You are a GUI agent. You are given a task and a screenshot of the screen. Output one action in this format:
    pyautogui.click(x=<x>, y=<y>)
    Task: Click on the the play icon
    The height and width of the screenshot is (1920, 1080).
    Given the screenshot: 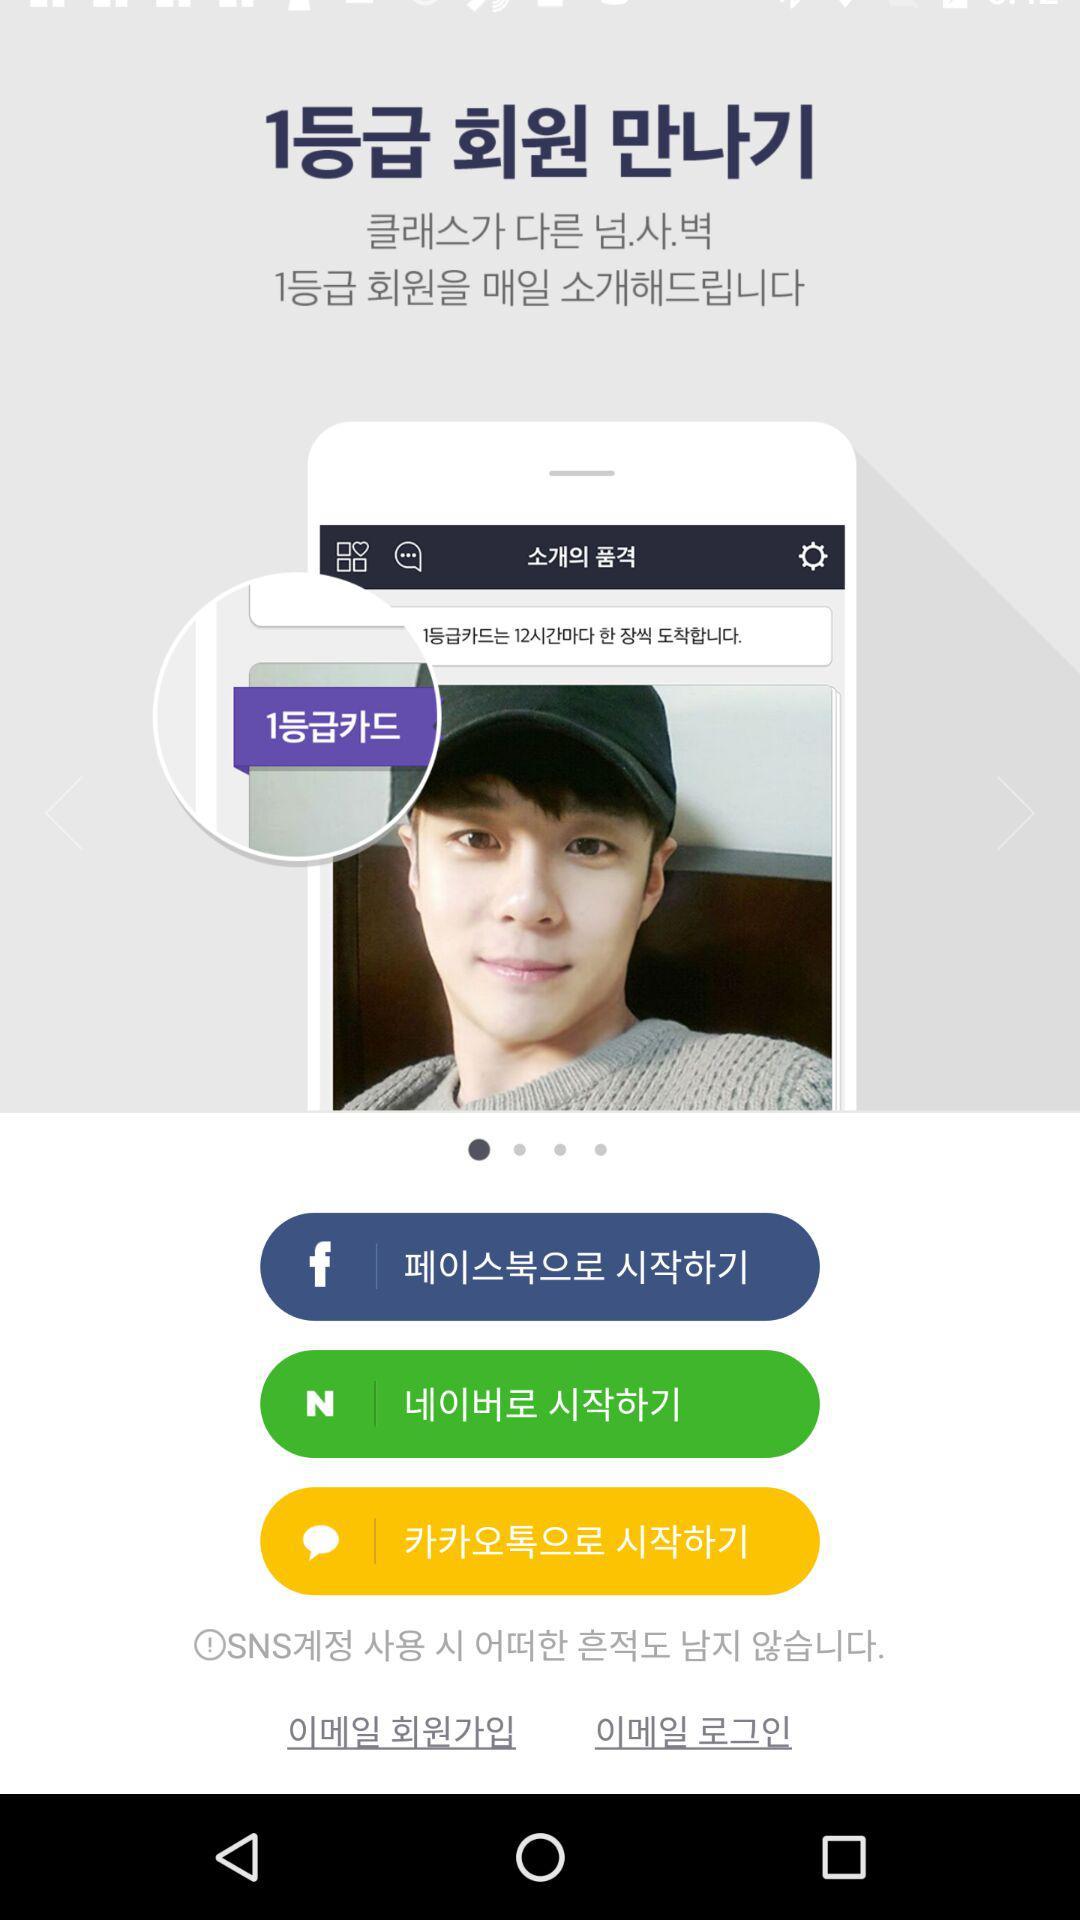 What is the action you would take?
    pyautogui.click(x=1015, y=812)
    